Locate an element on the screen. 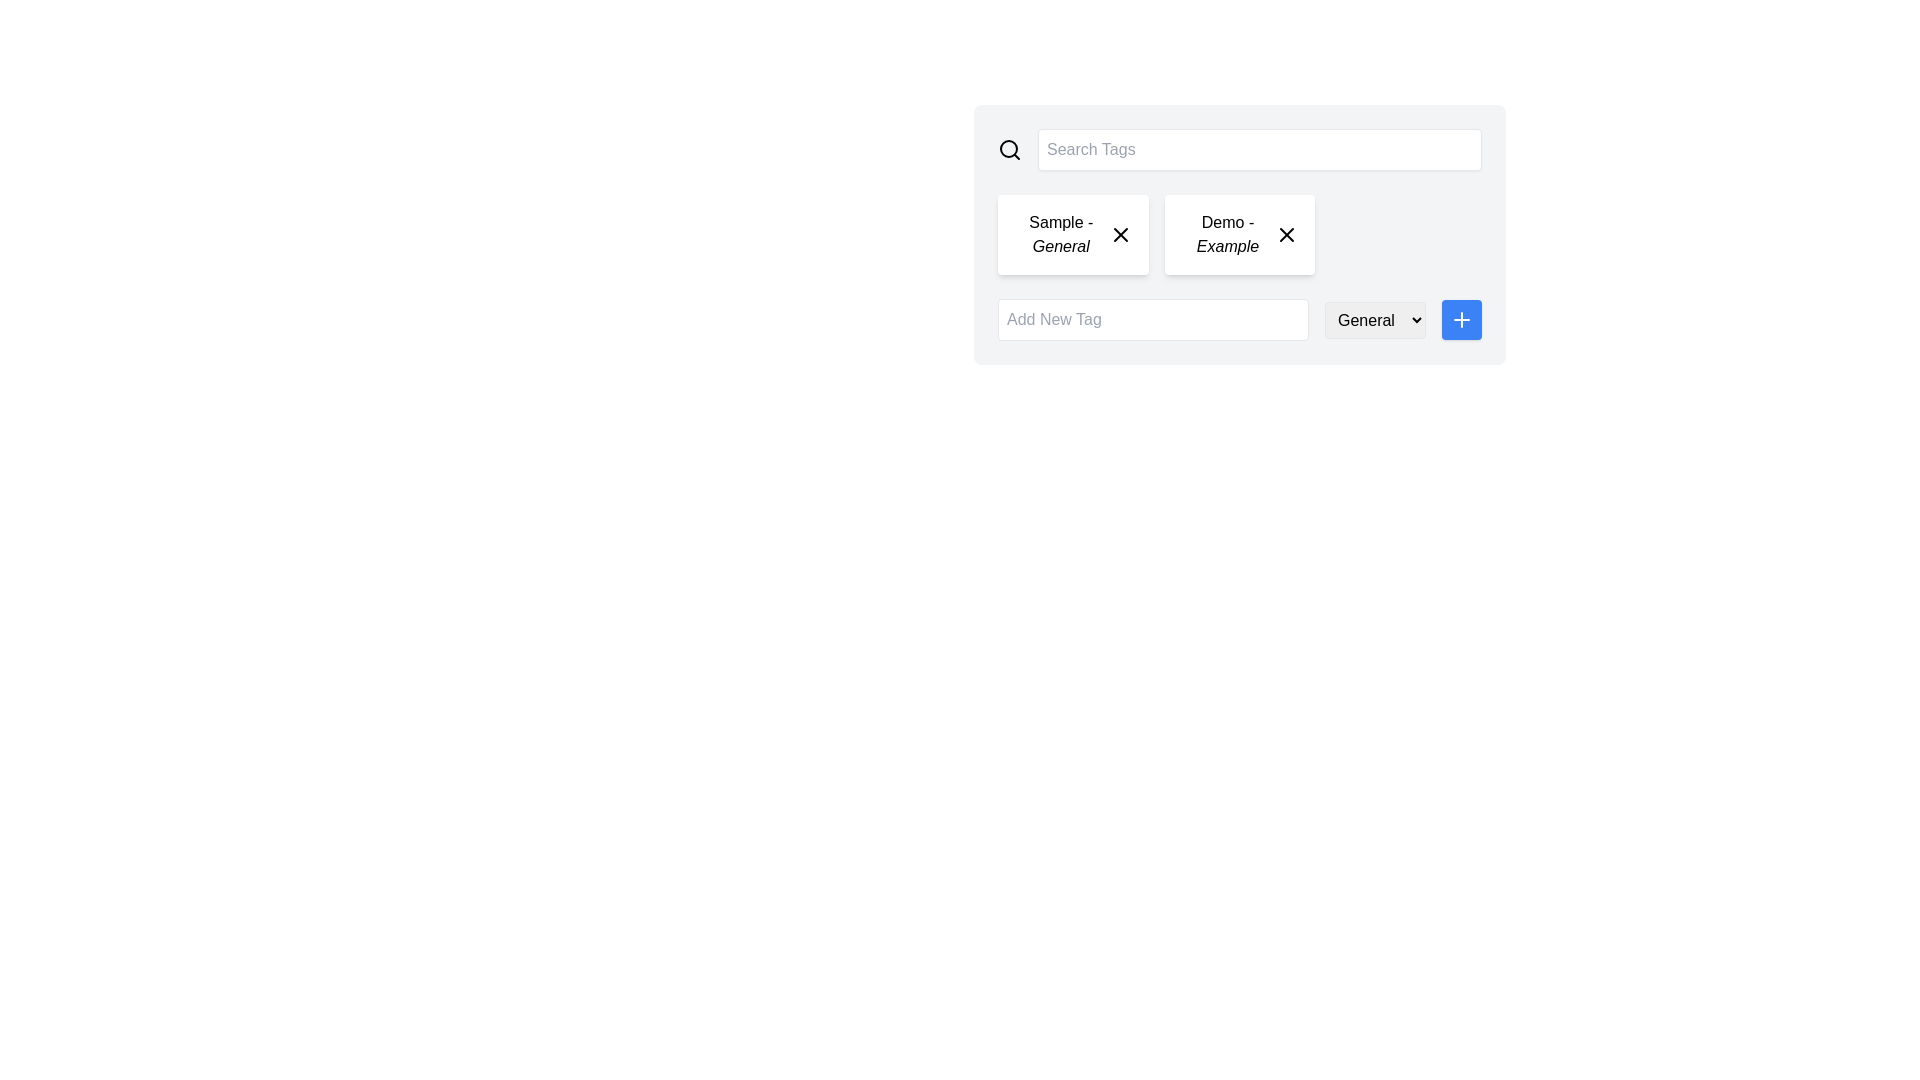  the delete icon on the 'Demo - Example' tag element is located at coordinates (1238, 234).